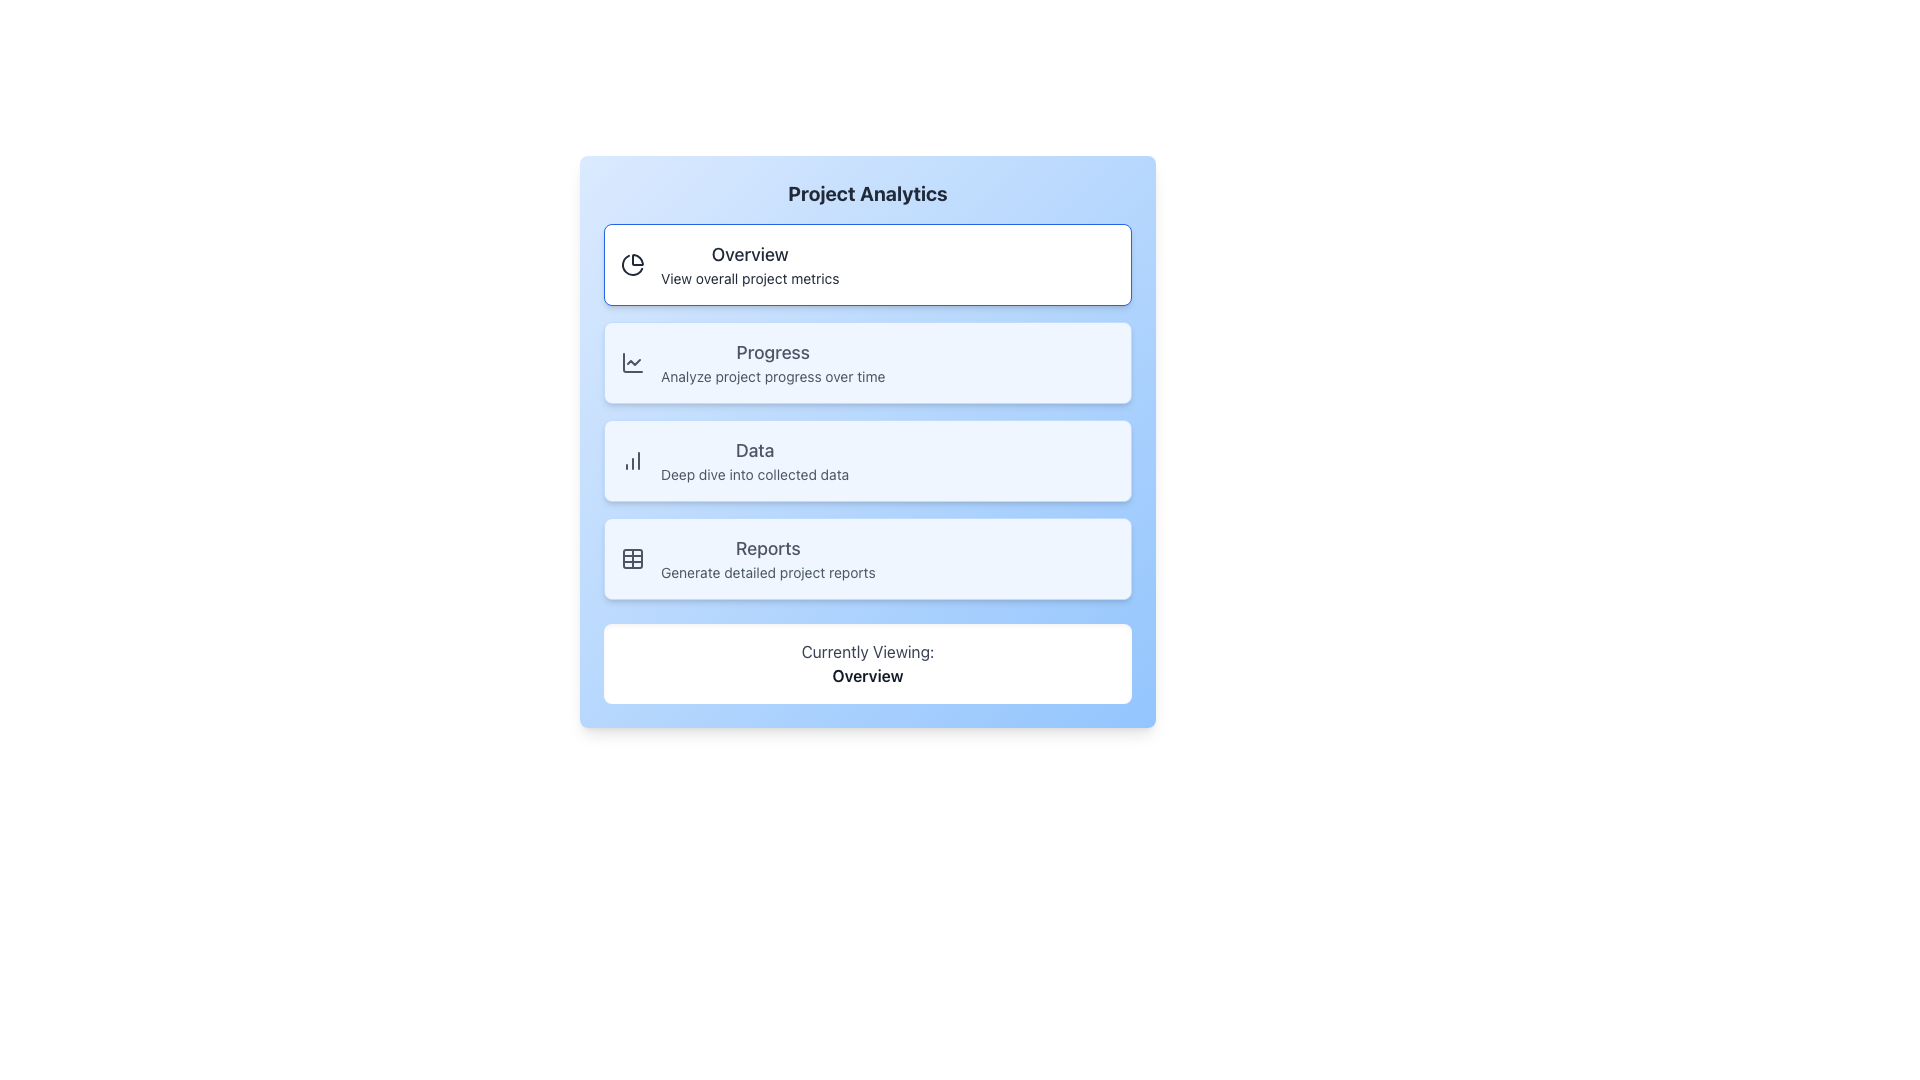 This screenshot has width=1920, height=1080. I want to click on the text label reading 'Progress', which is styled with a large bold font, located near the top center of the interface, above the smaller text 'Analyze project progress over time', so click(772, 352).